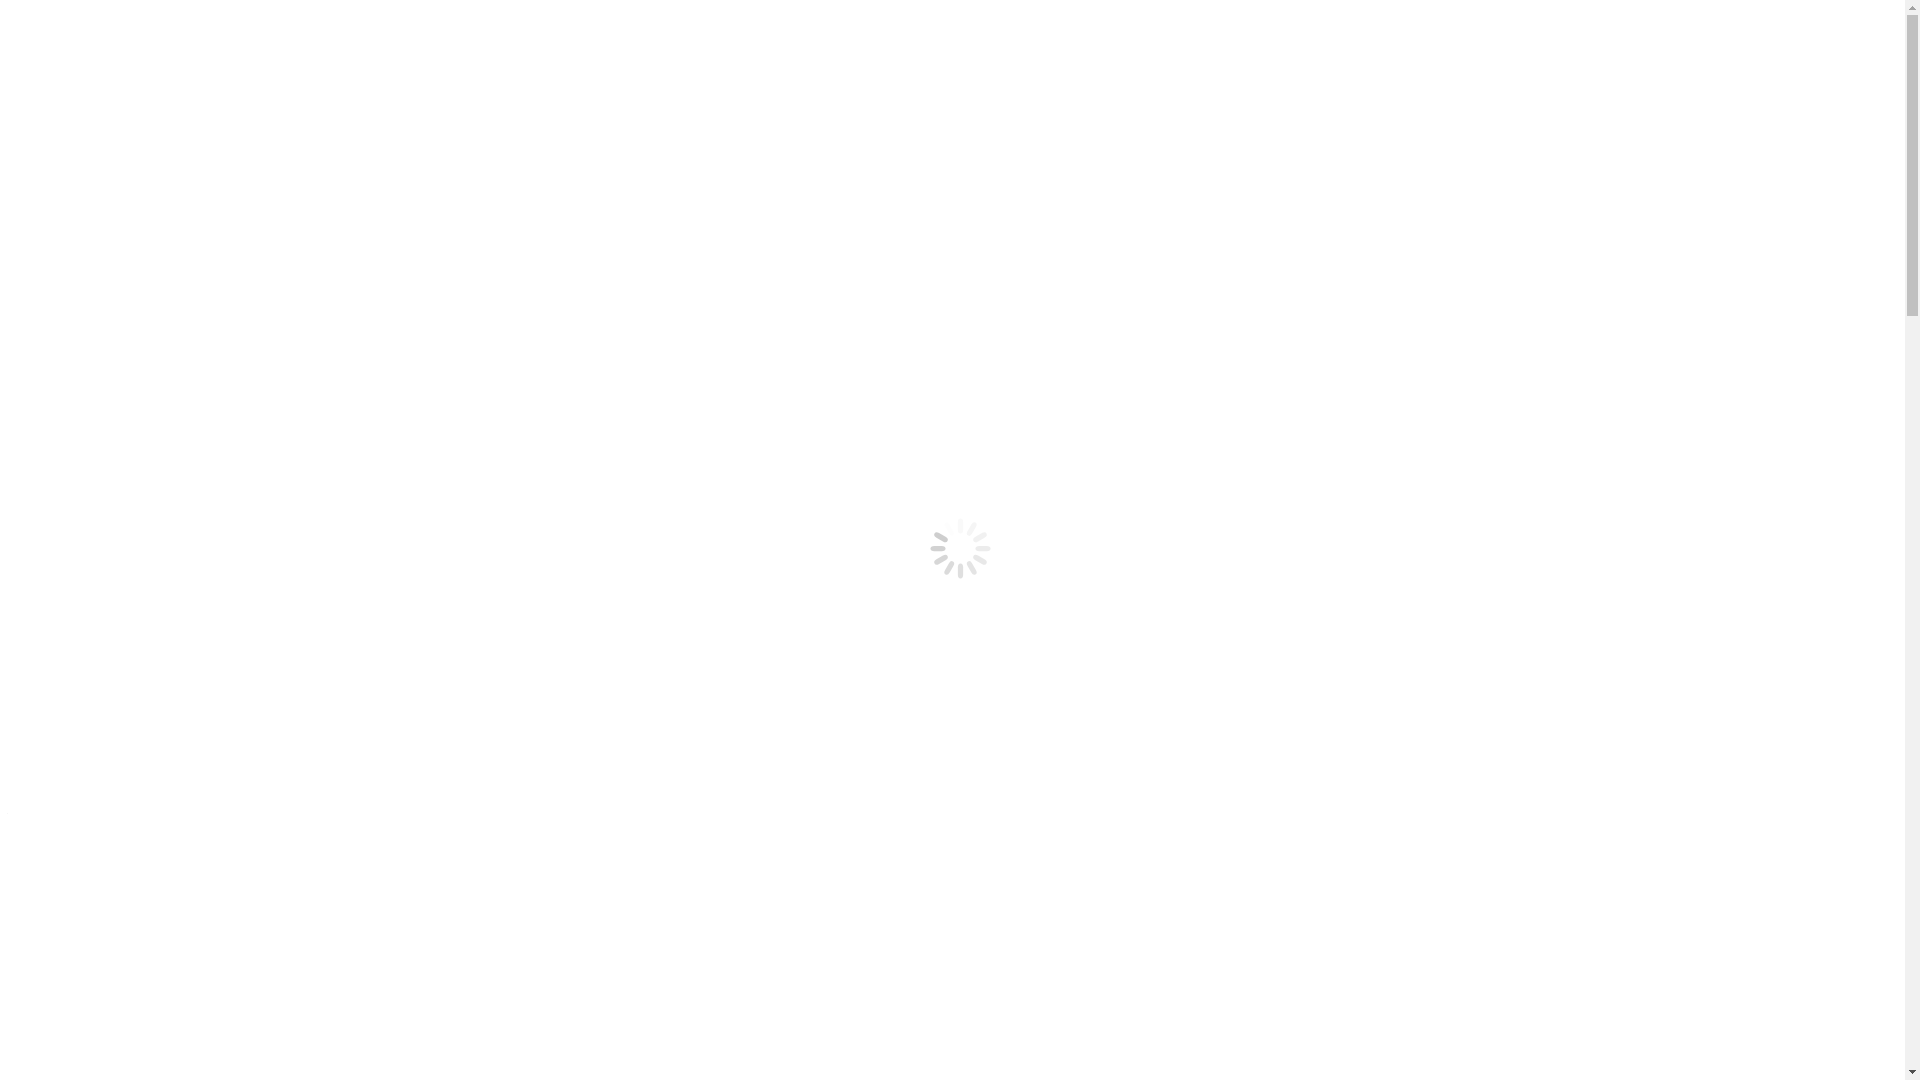  What do you see at coordinates (95, 143) in the screenshot?
I see `'Search form'` at bounding box center [95, 143].